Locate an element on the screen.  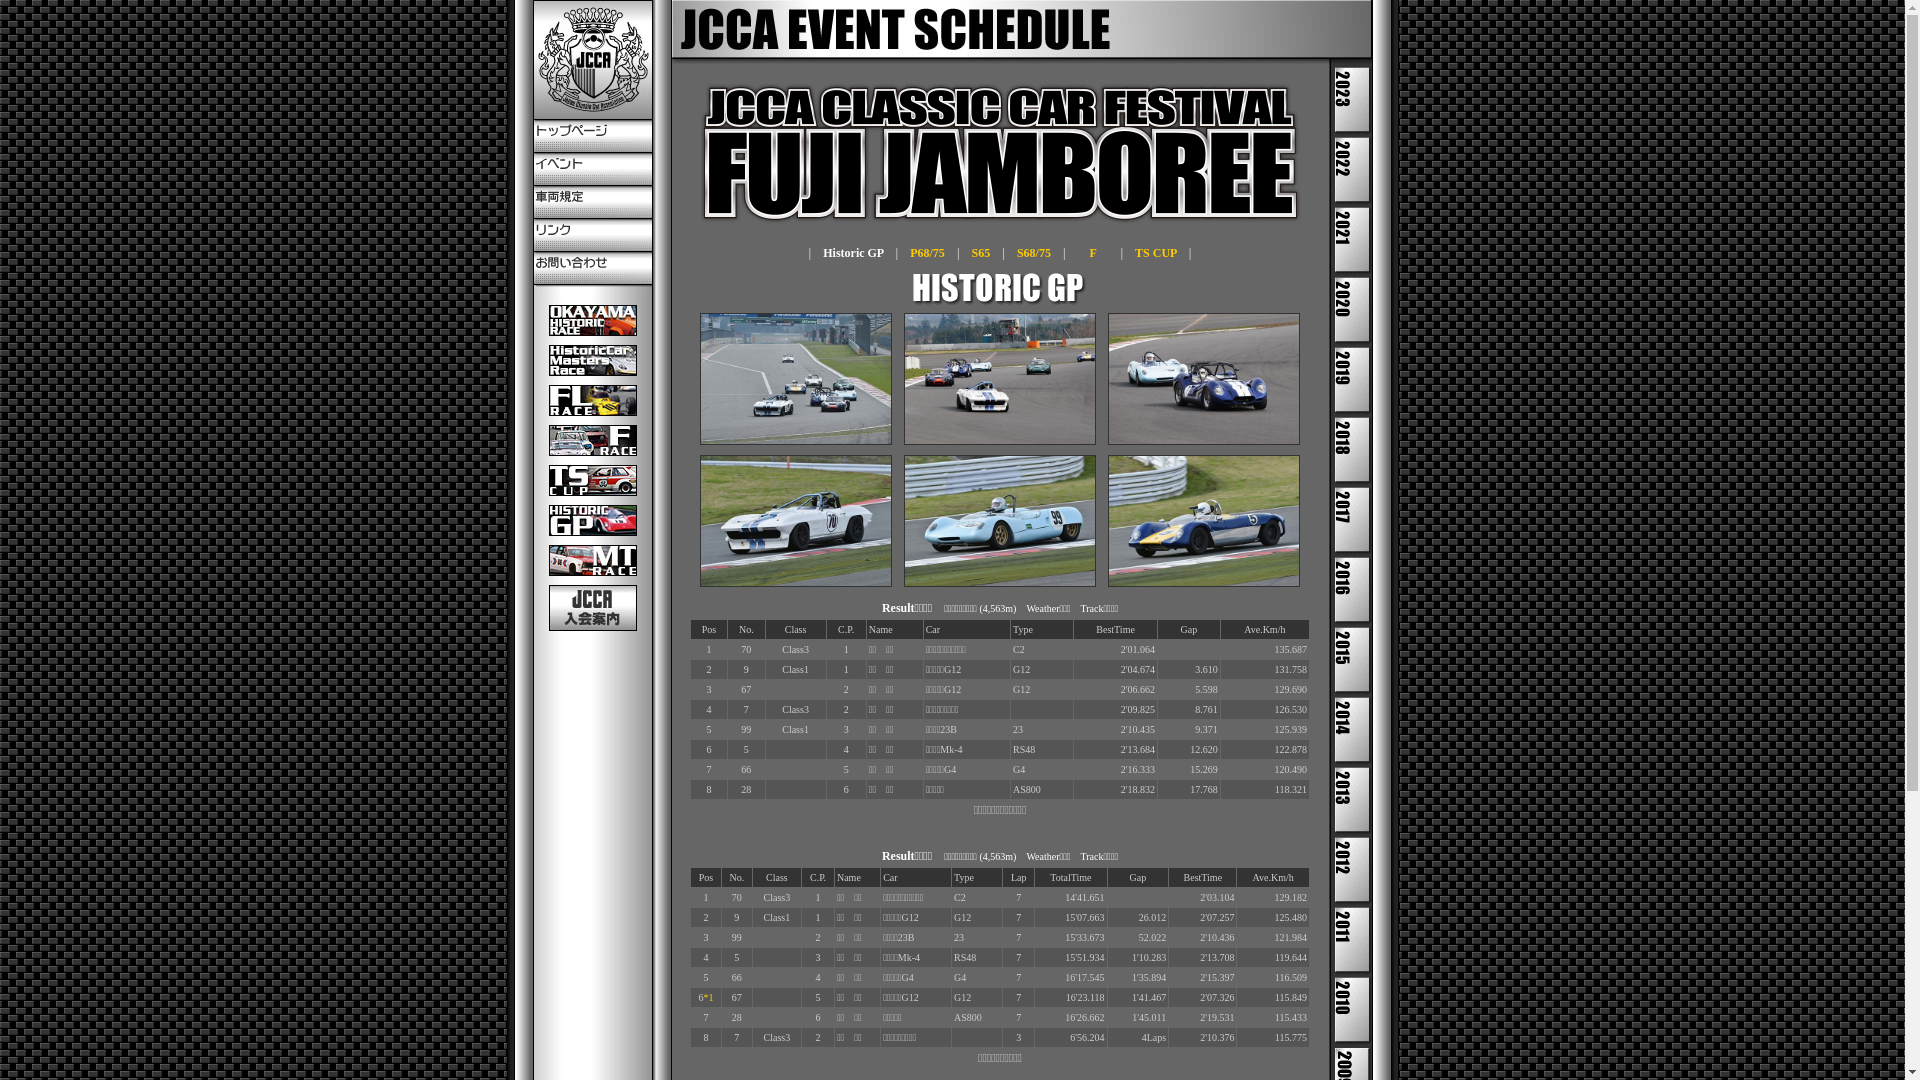
'F' is located at coordinates (1092, 252).